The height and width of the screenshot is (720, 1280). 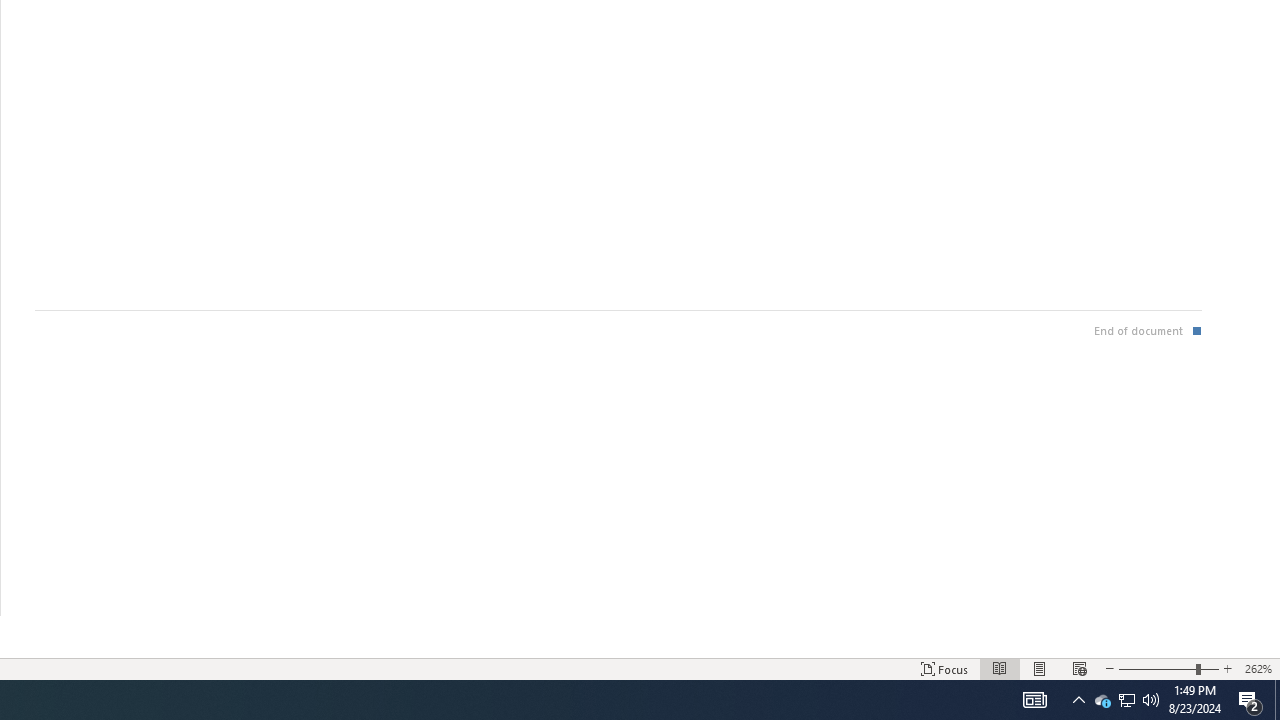 What do you see at coordinates (1108, 669) in the screenshot?
I see `'Decrease Text Size'` at bounding box center [1108, 669].